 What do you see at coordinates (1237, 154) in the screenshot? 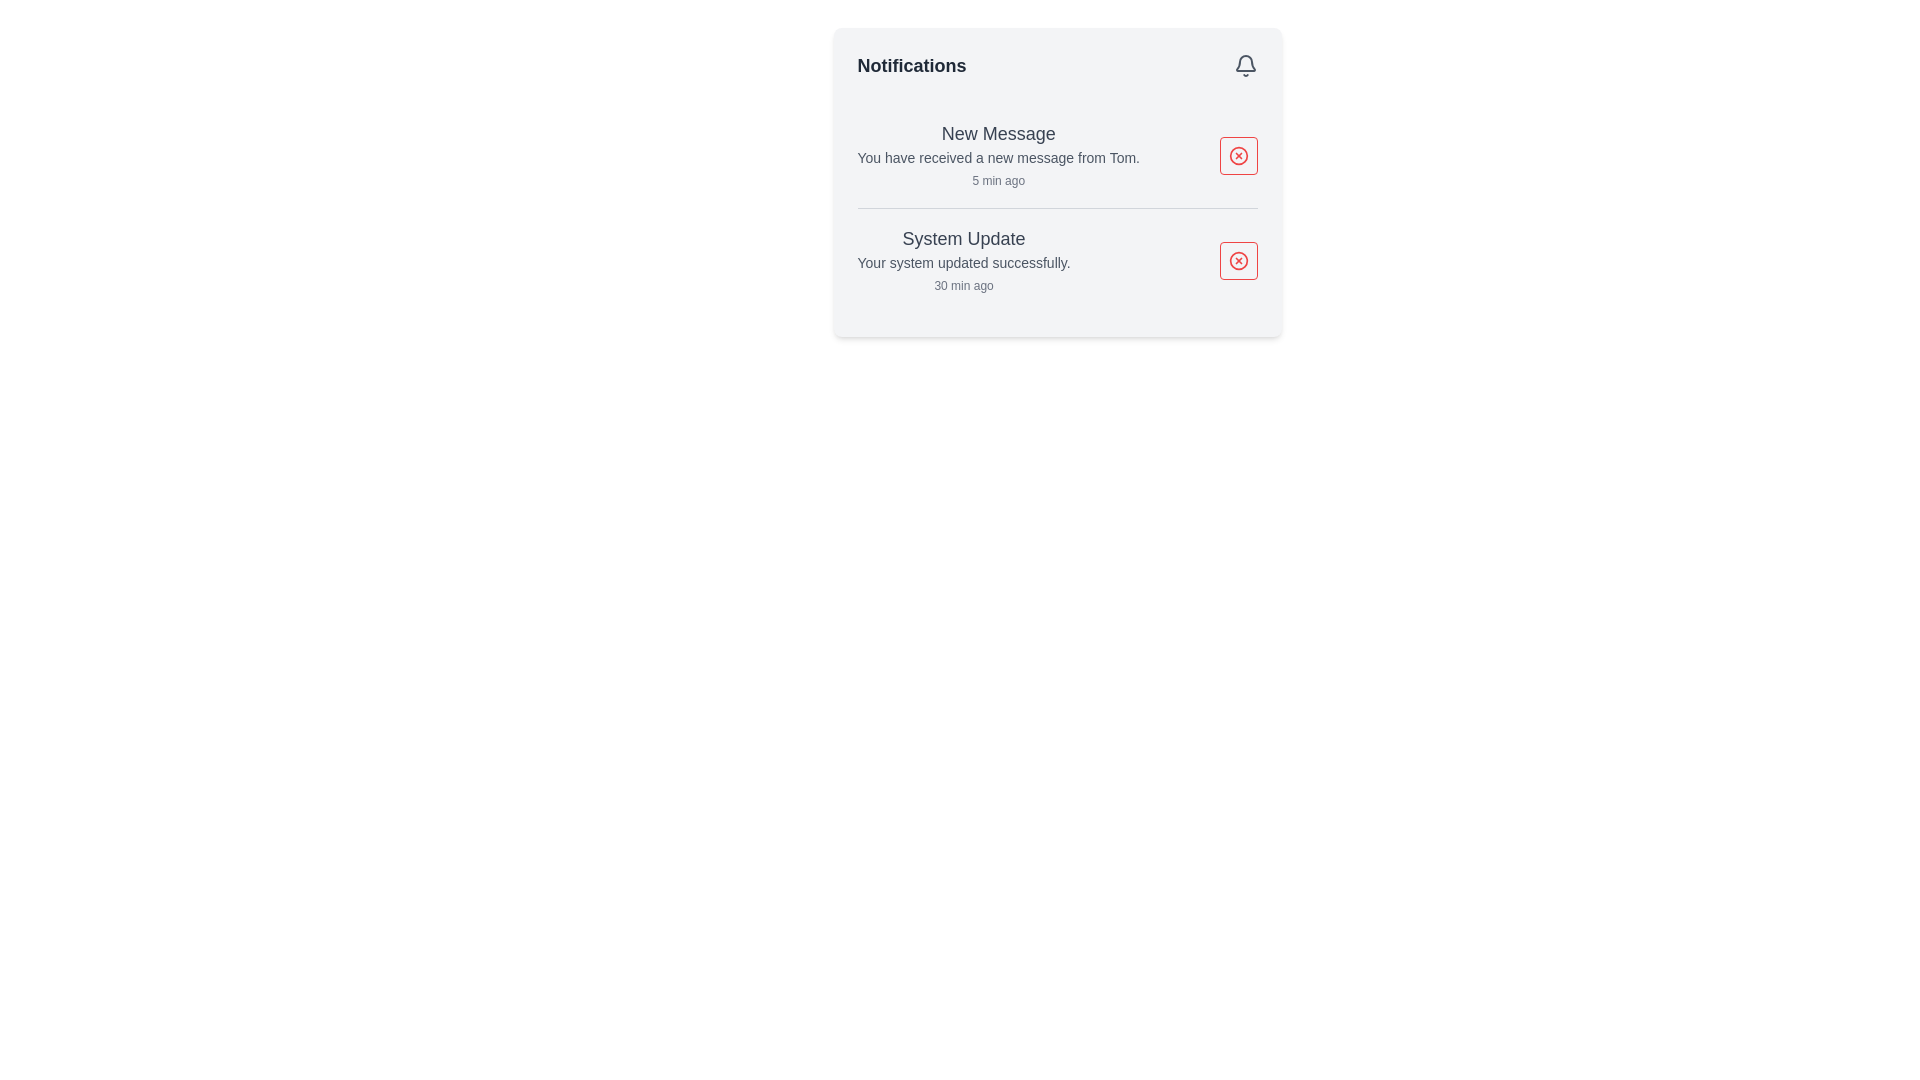
I see `the small square button with rounded corners that has a thin red border and a circular icon with a cross symbol, located in the top message card of the list` at bounding box center [1237, 154].